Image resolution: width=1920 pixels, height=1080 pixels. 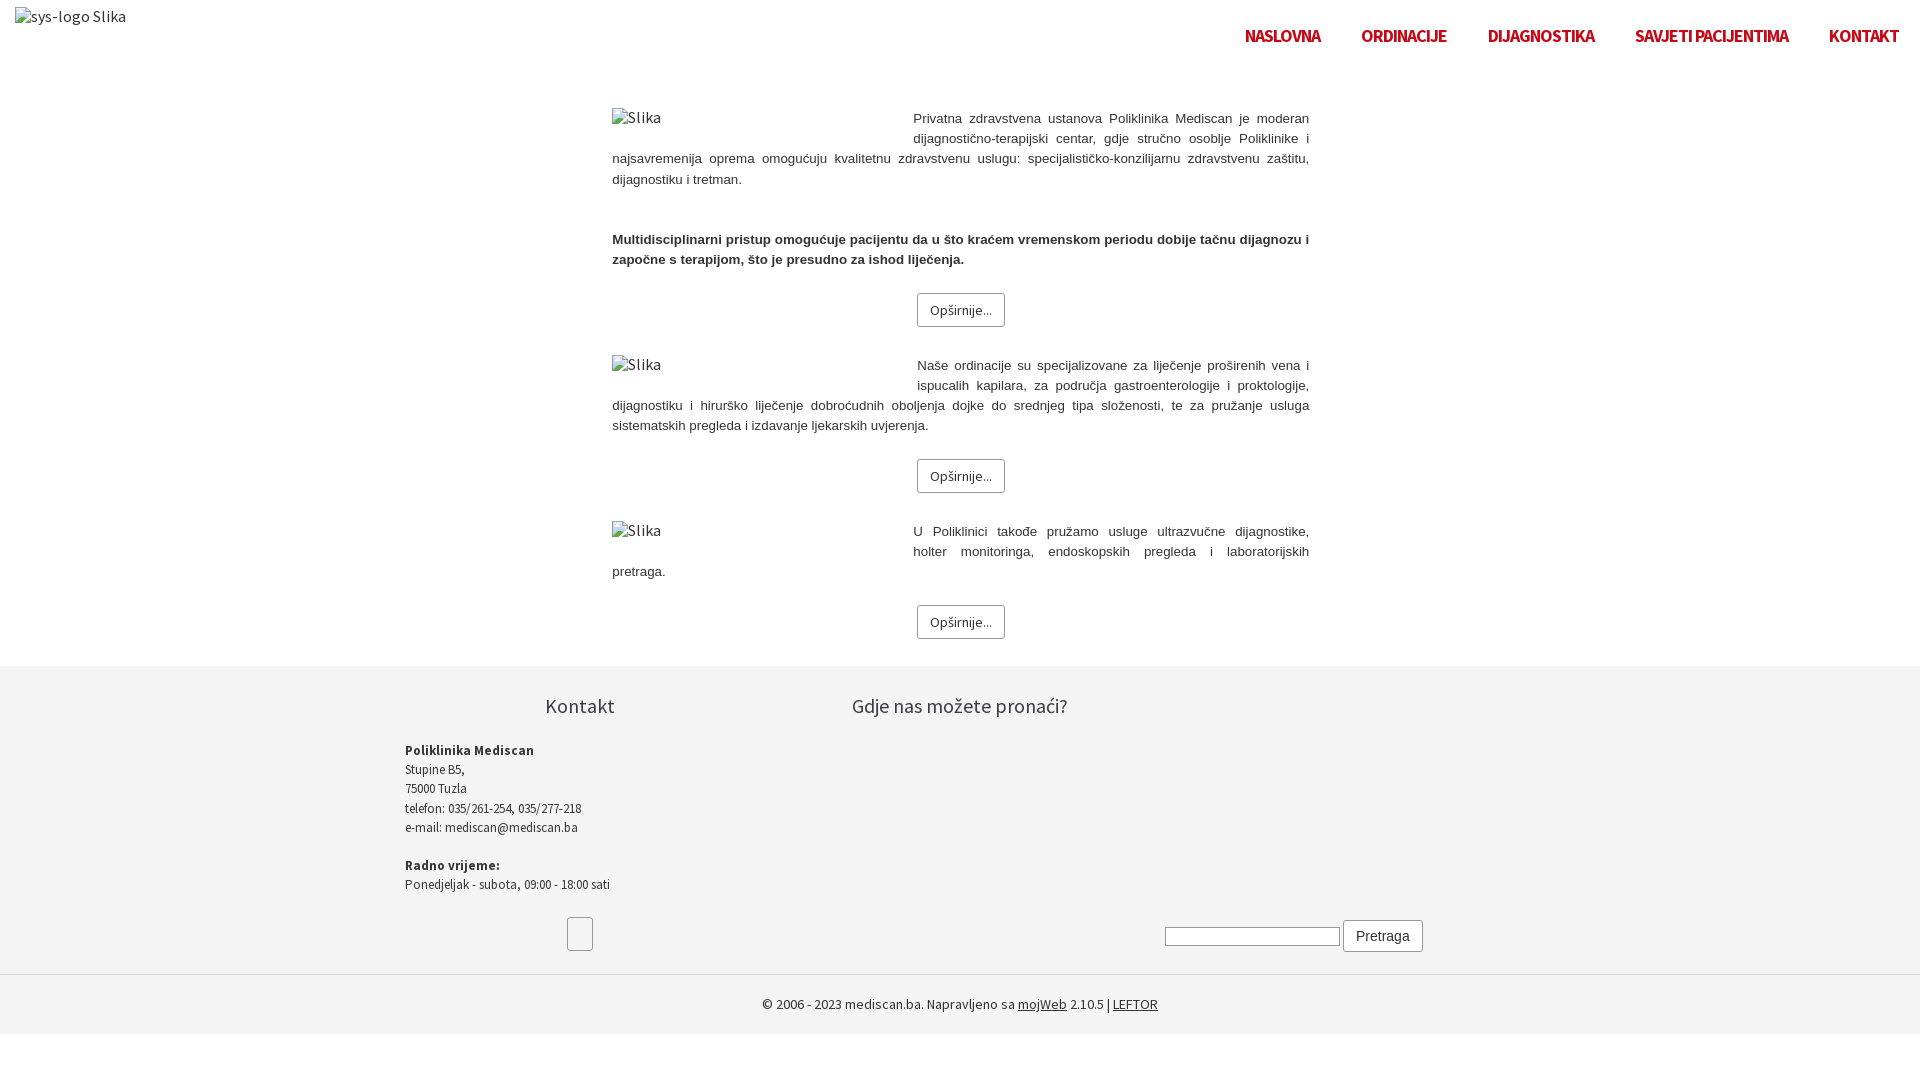 I want to click on 'LEFTOR', so click(x=1135, y=1003).